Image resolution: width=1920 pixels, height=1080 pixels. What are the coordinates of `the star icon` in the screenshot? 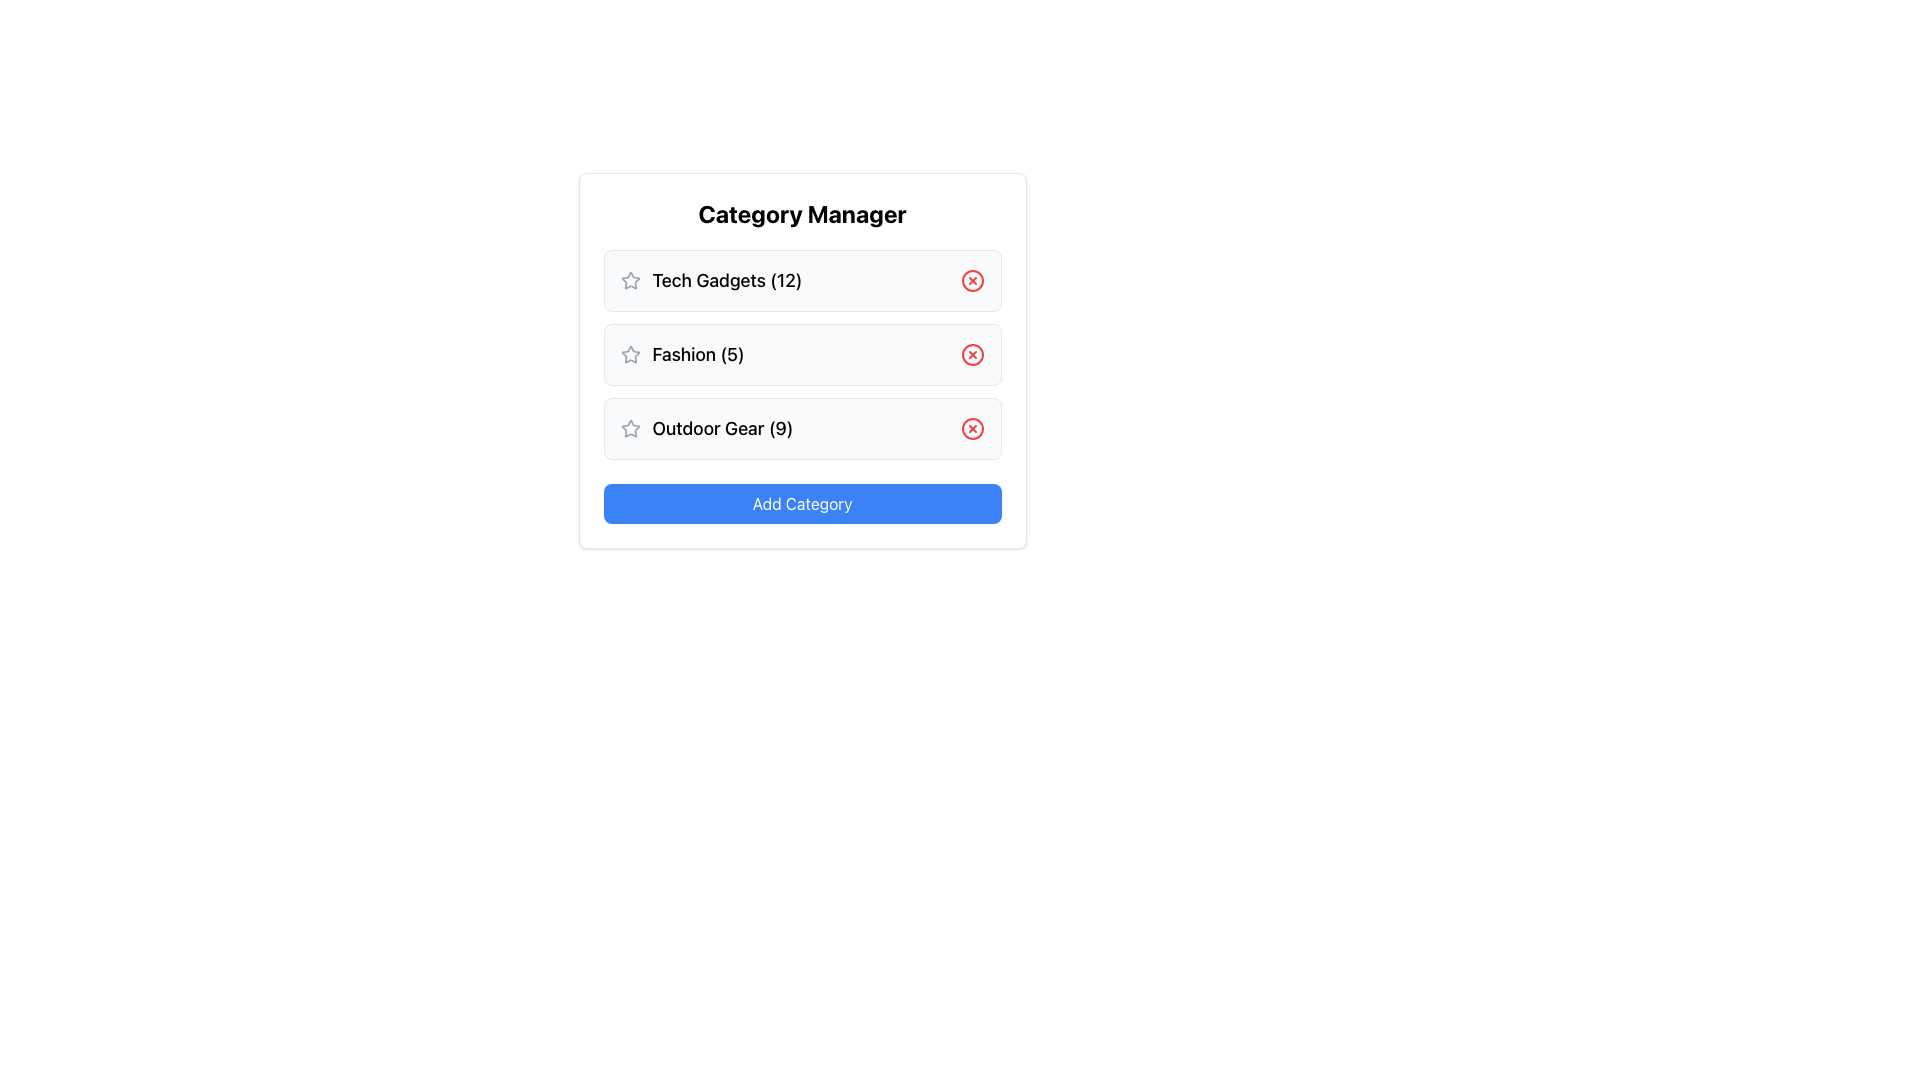 It's located at (629, 427).